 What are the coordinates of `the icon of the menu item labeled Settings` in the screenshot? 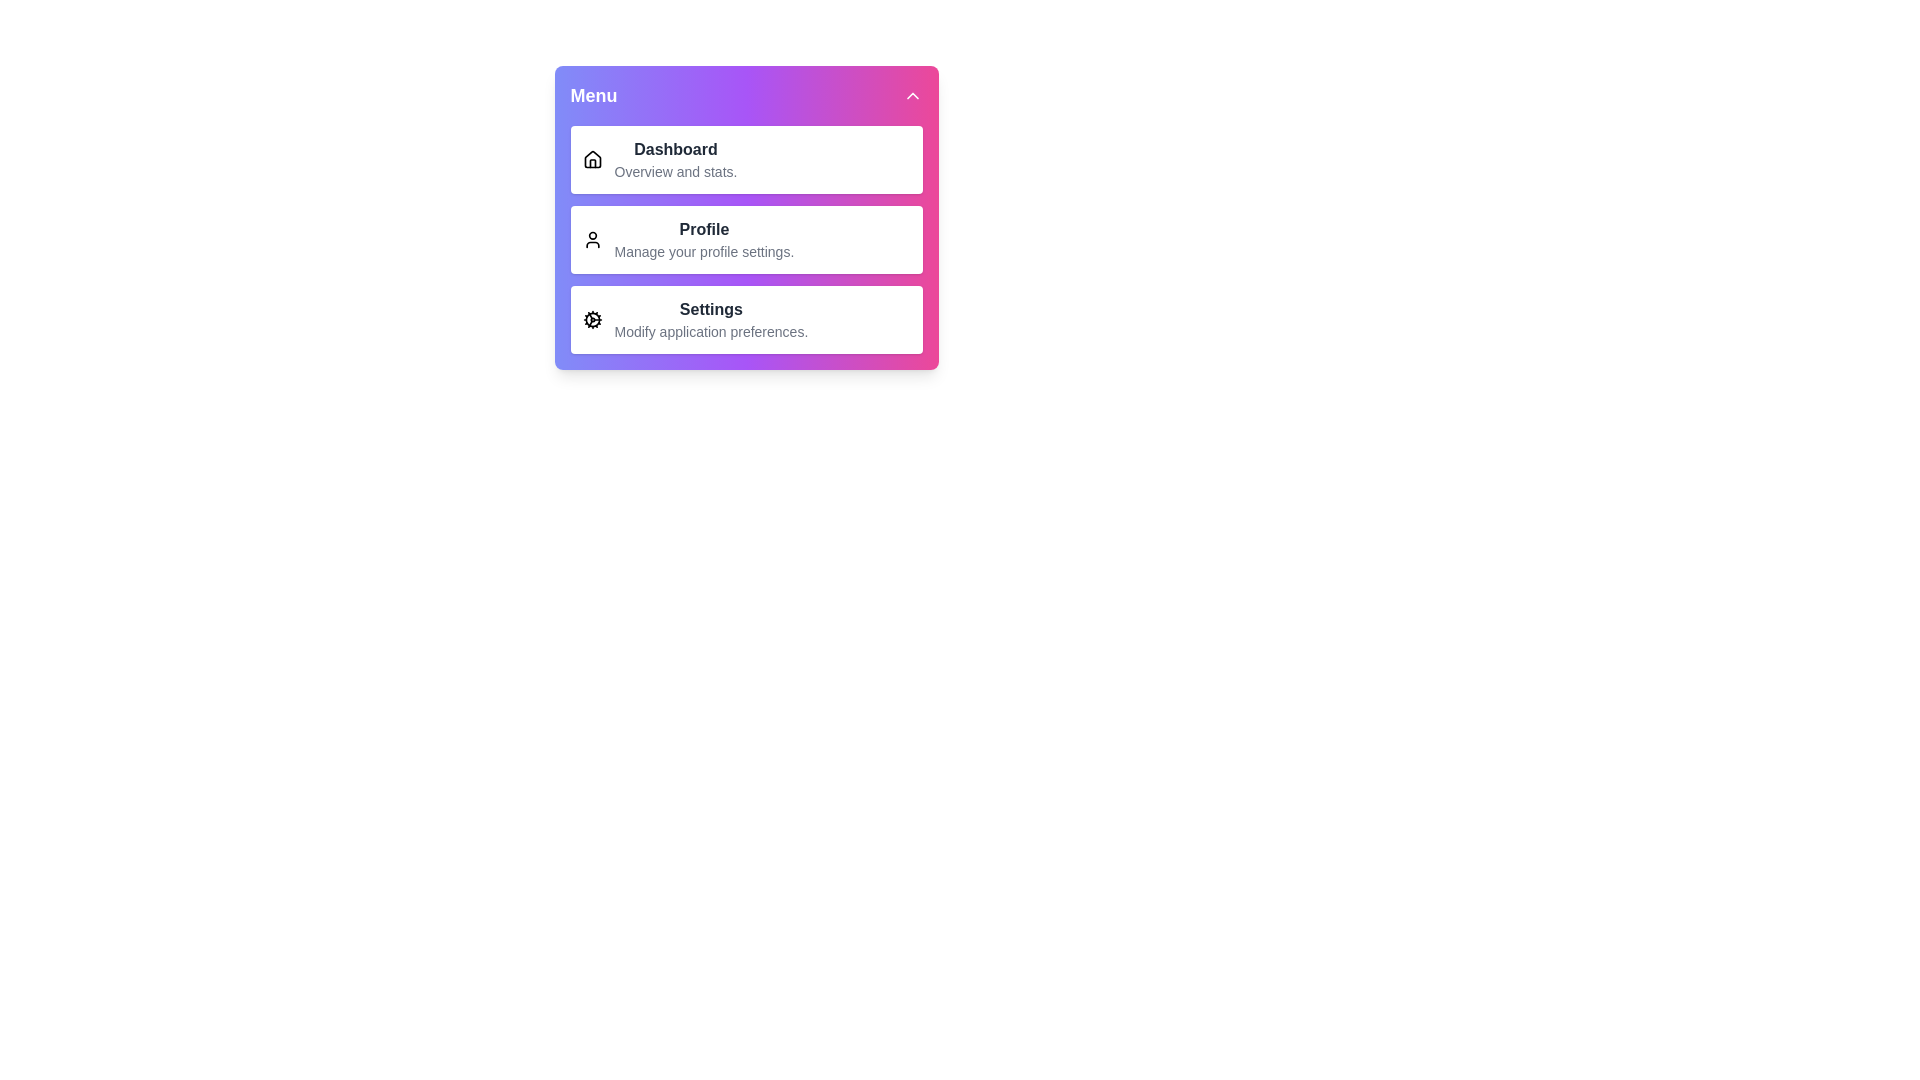 It's located at (591, 319).